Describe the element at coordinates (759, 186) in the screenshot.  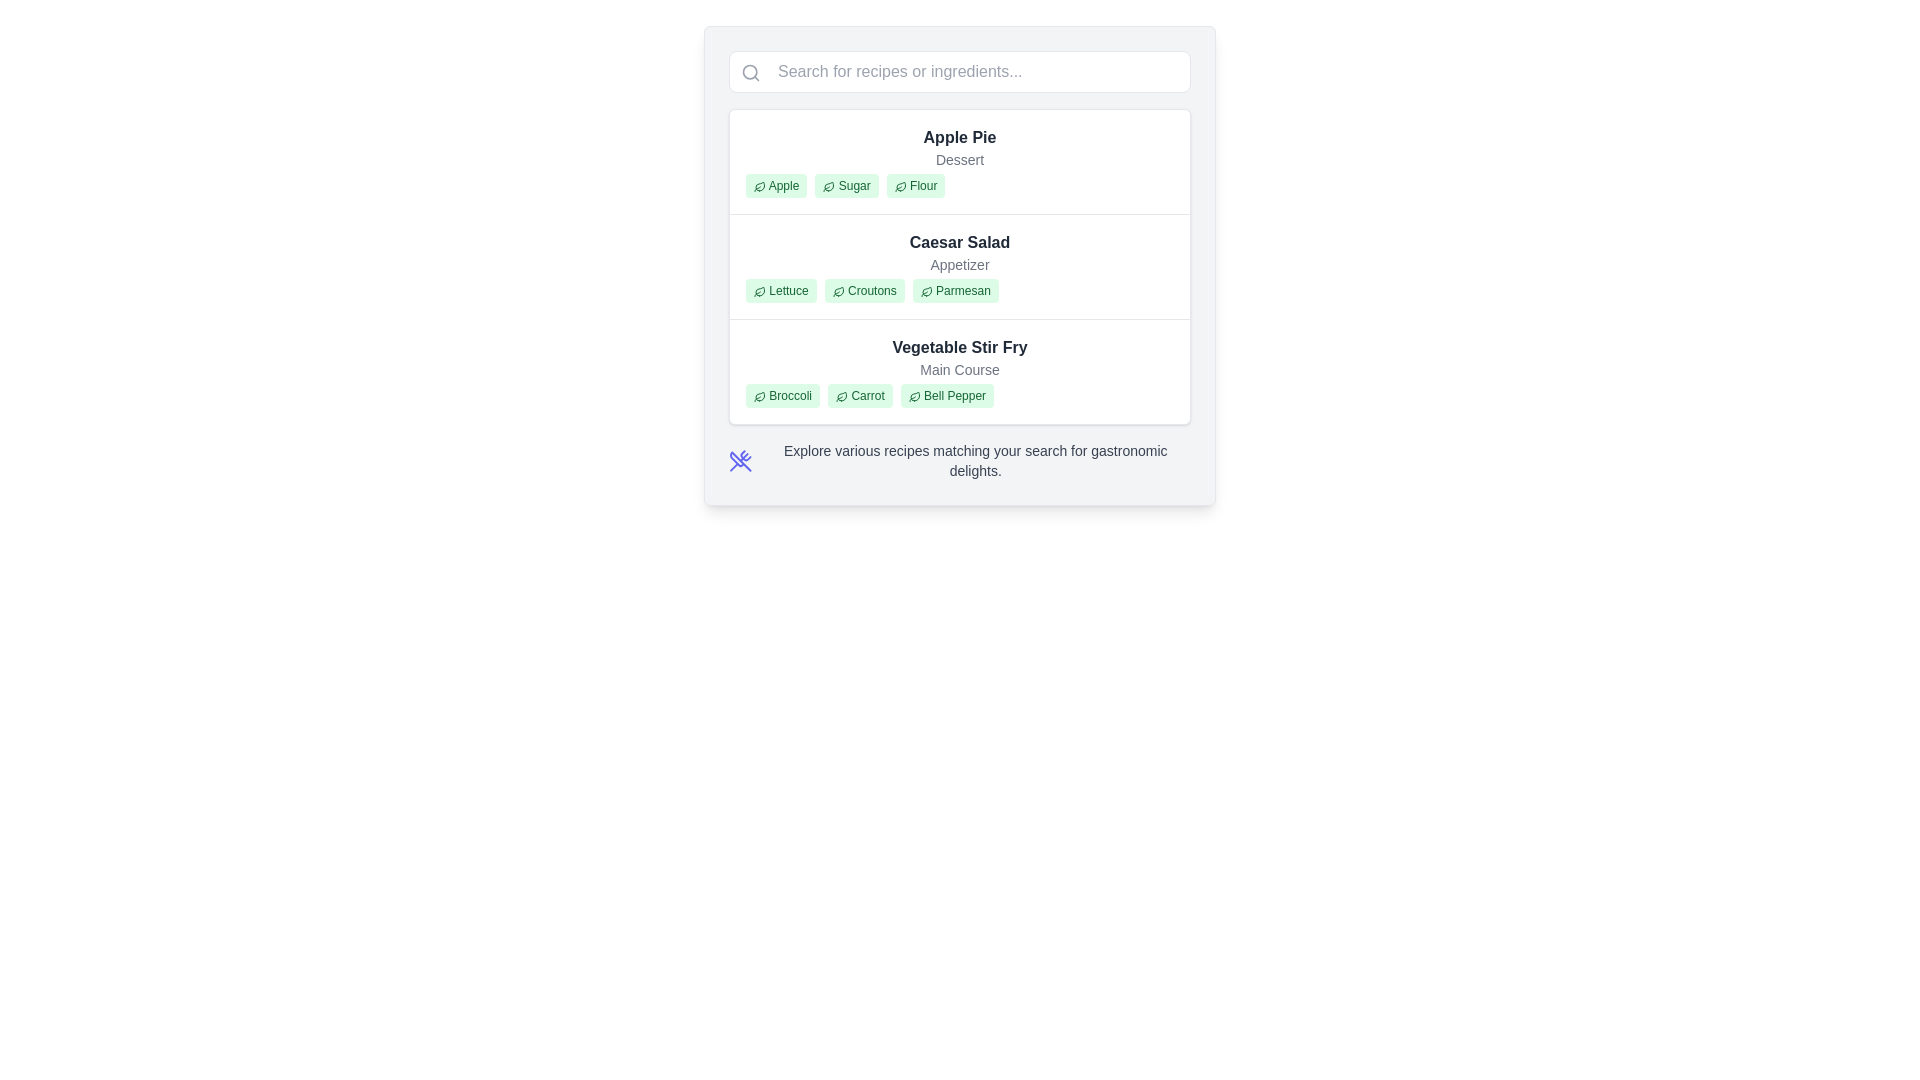
I see `the leaf outline vector graphic icon located to the left of the text 'Apple' in the first entry under 'Apple Pie'` at that location.